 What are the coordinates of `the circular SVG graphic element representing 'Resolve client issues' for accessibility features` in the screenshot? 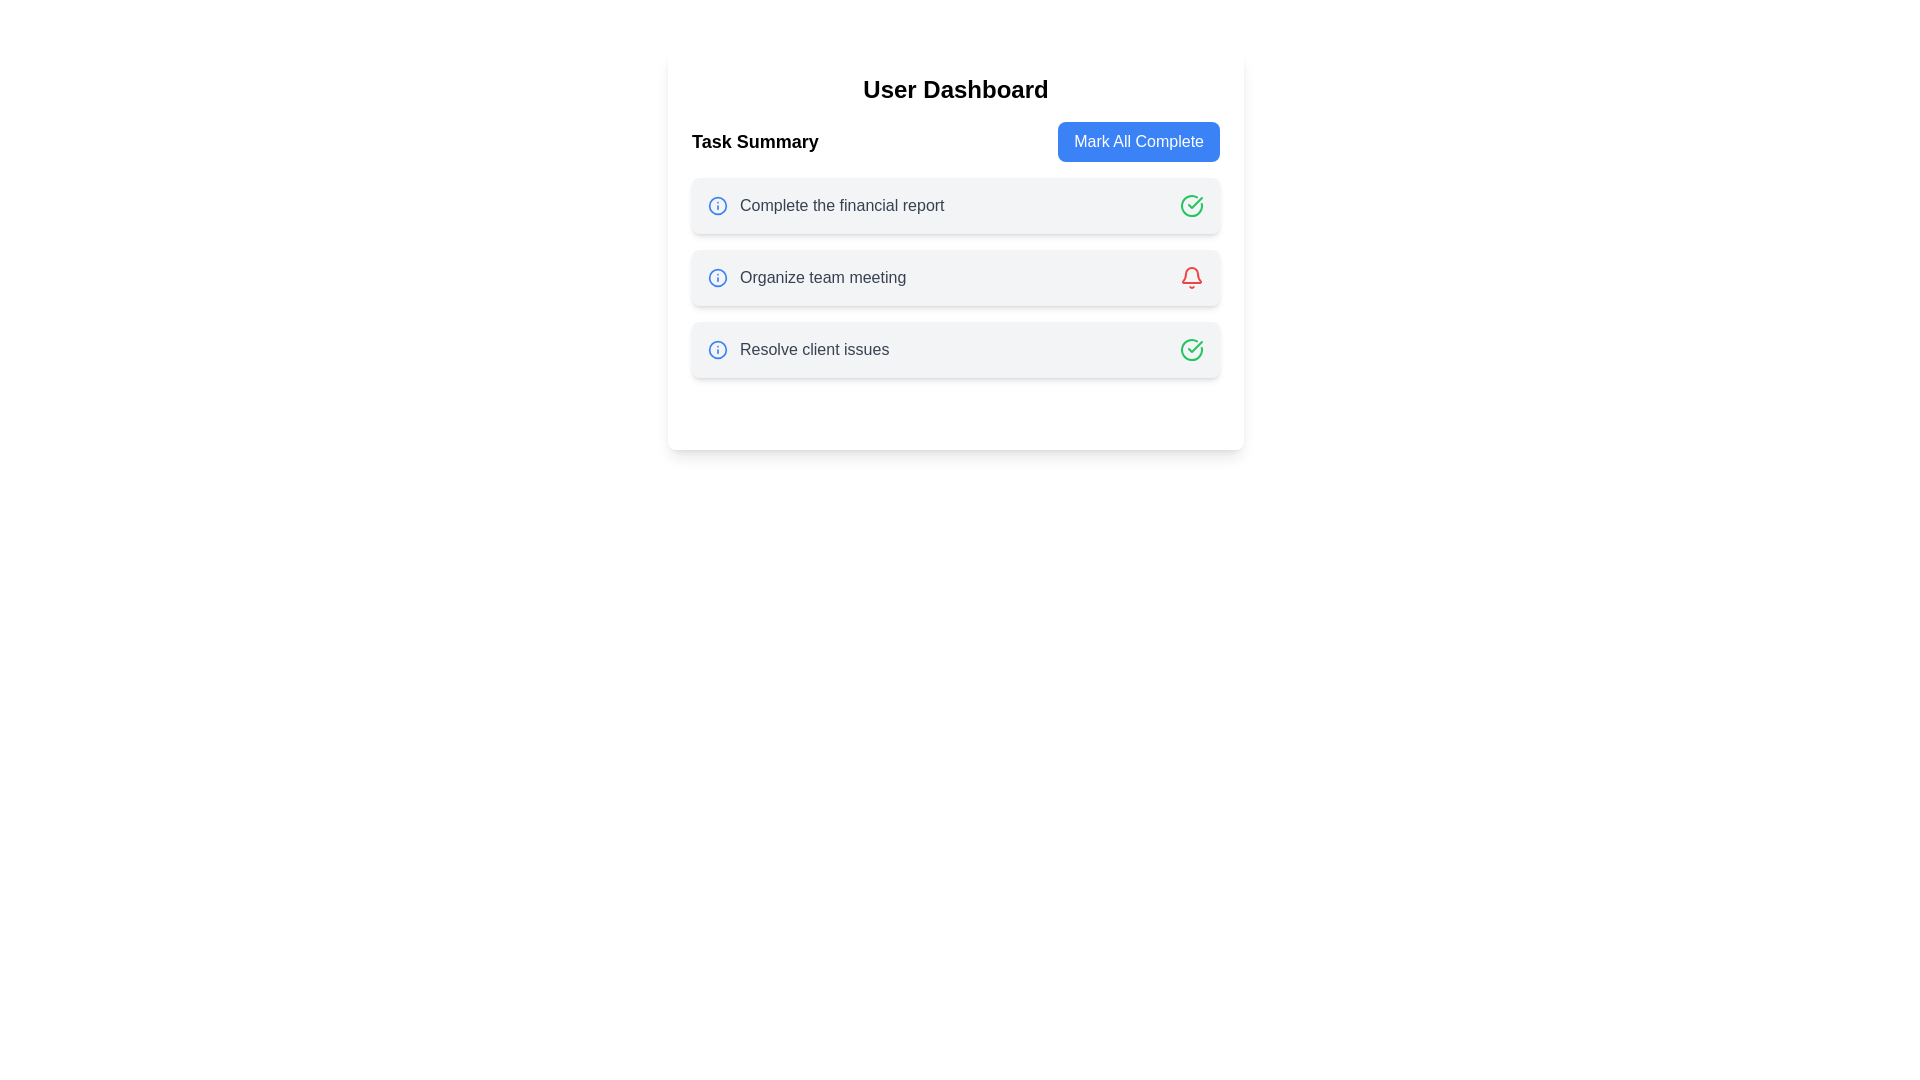 It's located at (718, 349).